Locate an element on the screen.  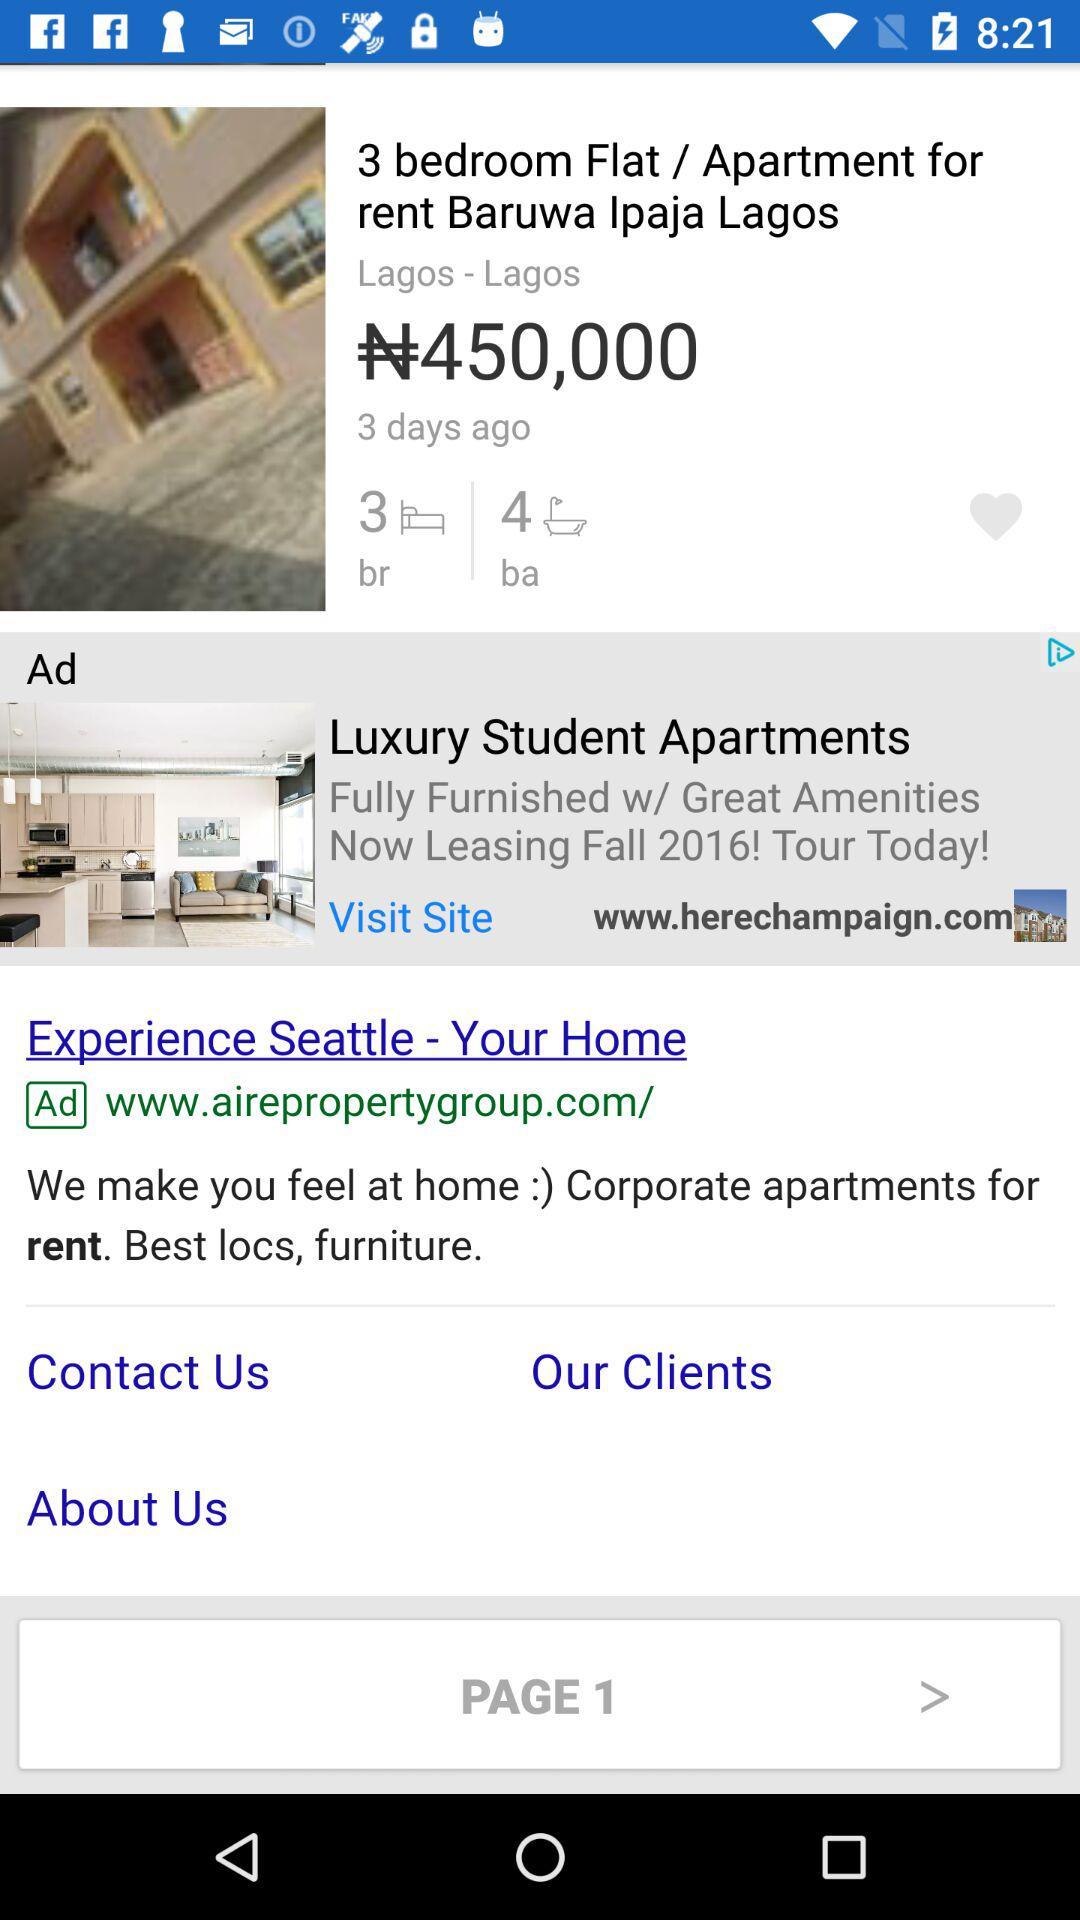
the text visit site is located at coordinates (410, 914).